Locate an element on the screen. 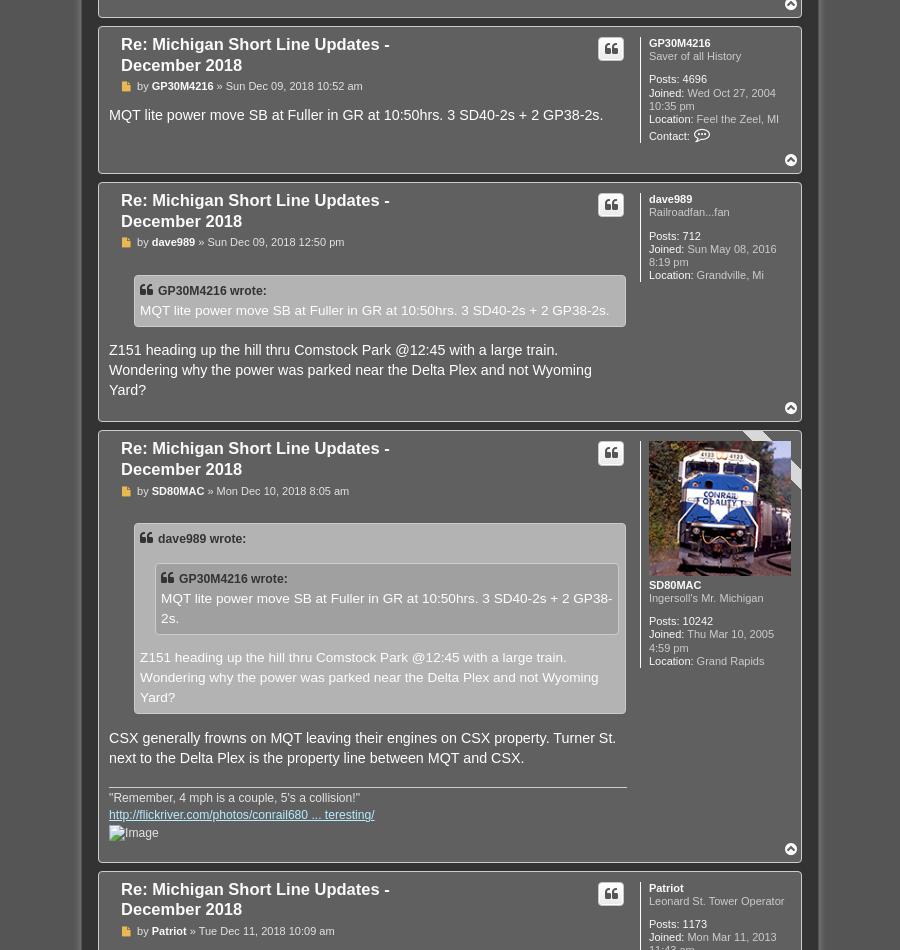 This screenshot has height=950, width=900. 'http://flickriver.com/photos/conrail680 ... teresting/' is located at coordinates (240, 814).